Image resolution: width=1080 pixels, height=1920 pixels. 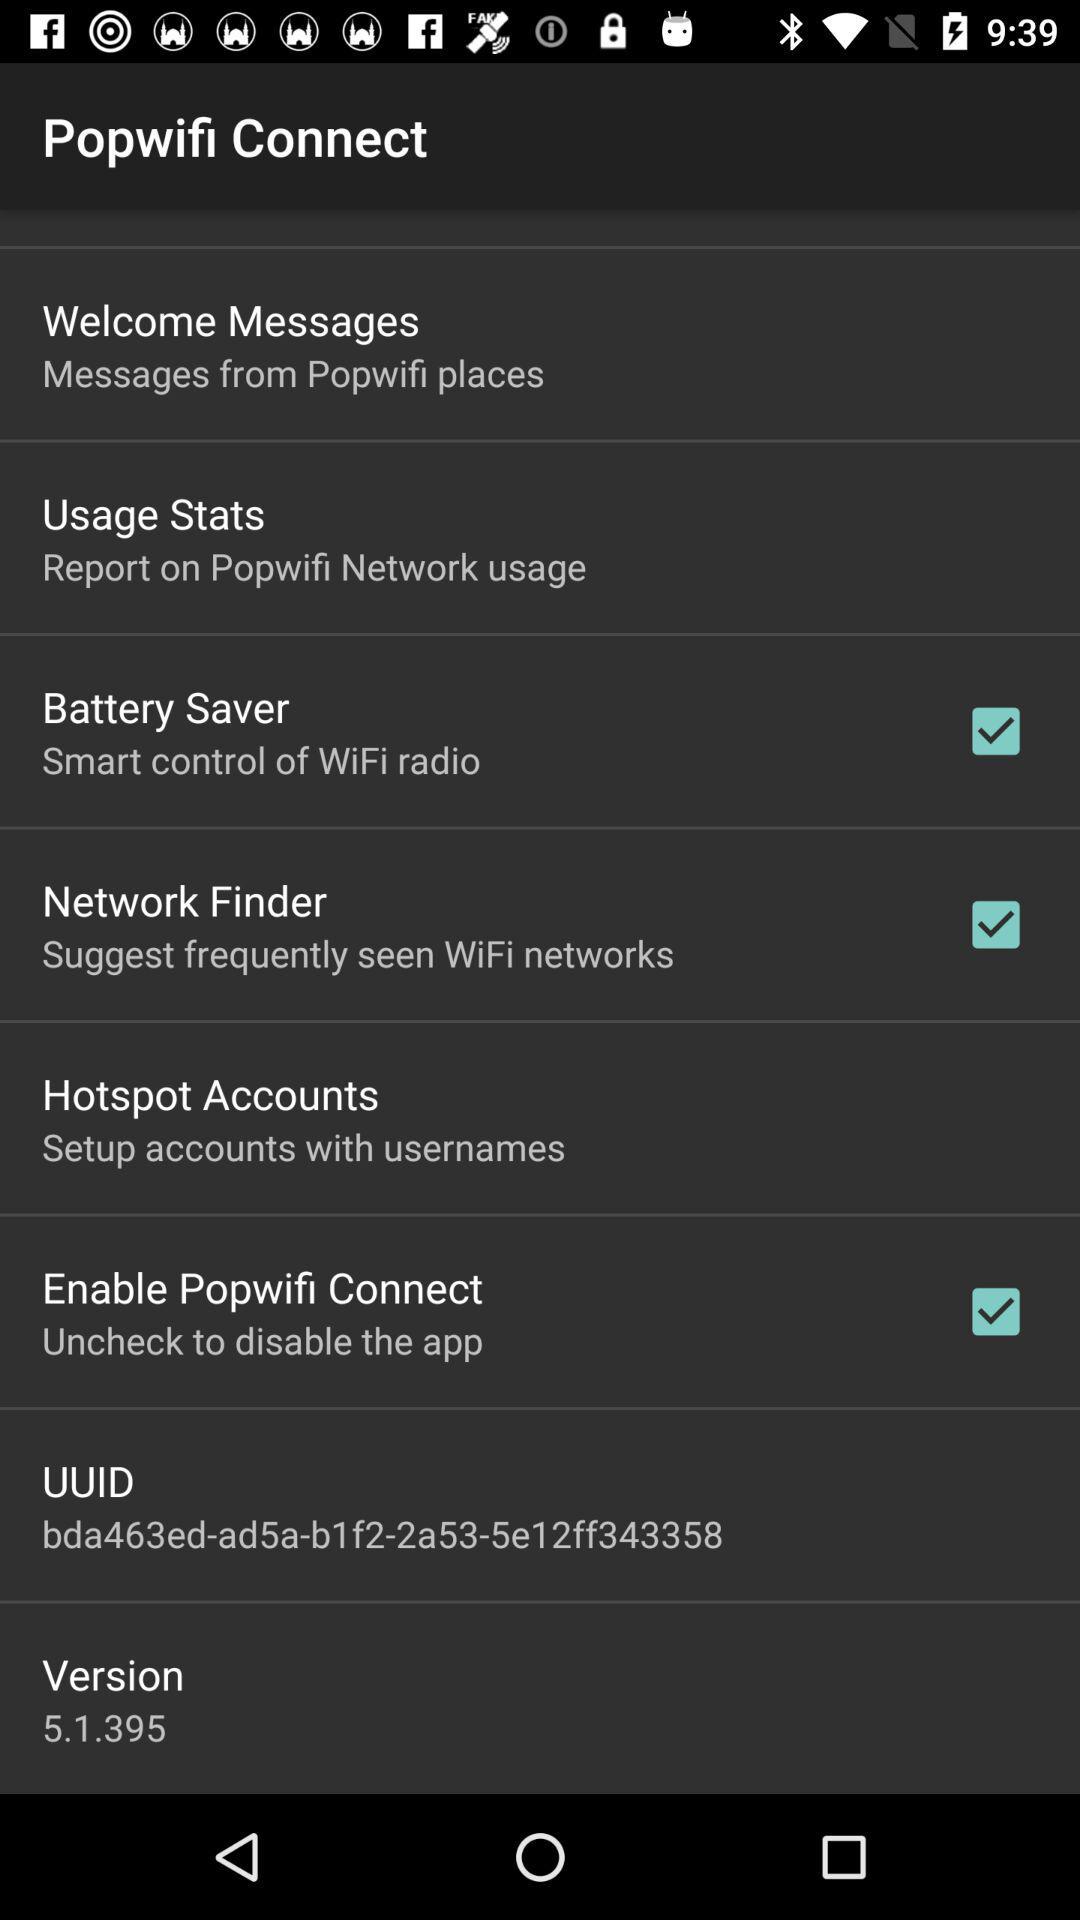 I want to click on item below smart control of icon, so click(x=184, y=899).